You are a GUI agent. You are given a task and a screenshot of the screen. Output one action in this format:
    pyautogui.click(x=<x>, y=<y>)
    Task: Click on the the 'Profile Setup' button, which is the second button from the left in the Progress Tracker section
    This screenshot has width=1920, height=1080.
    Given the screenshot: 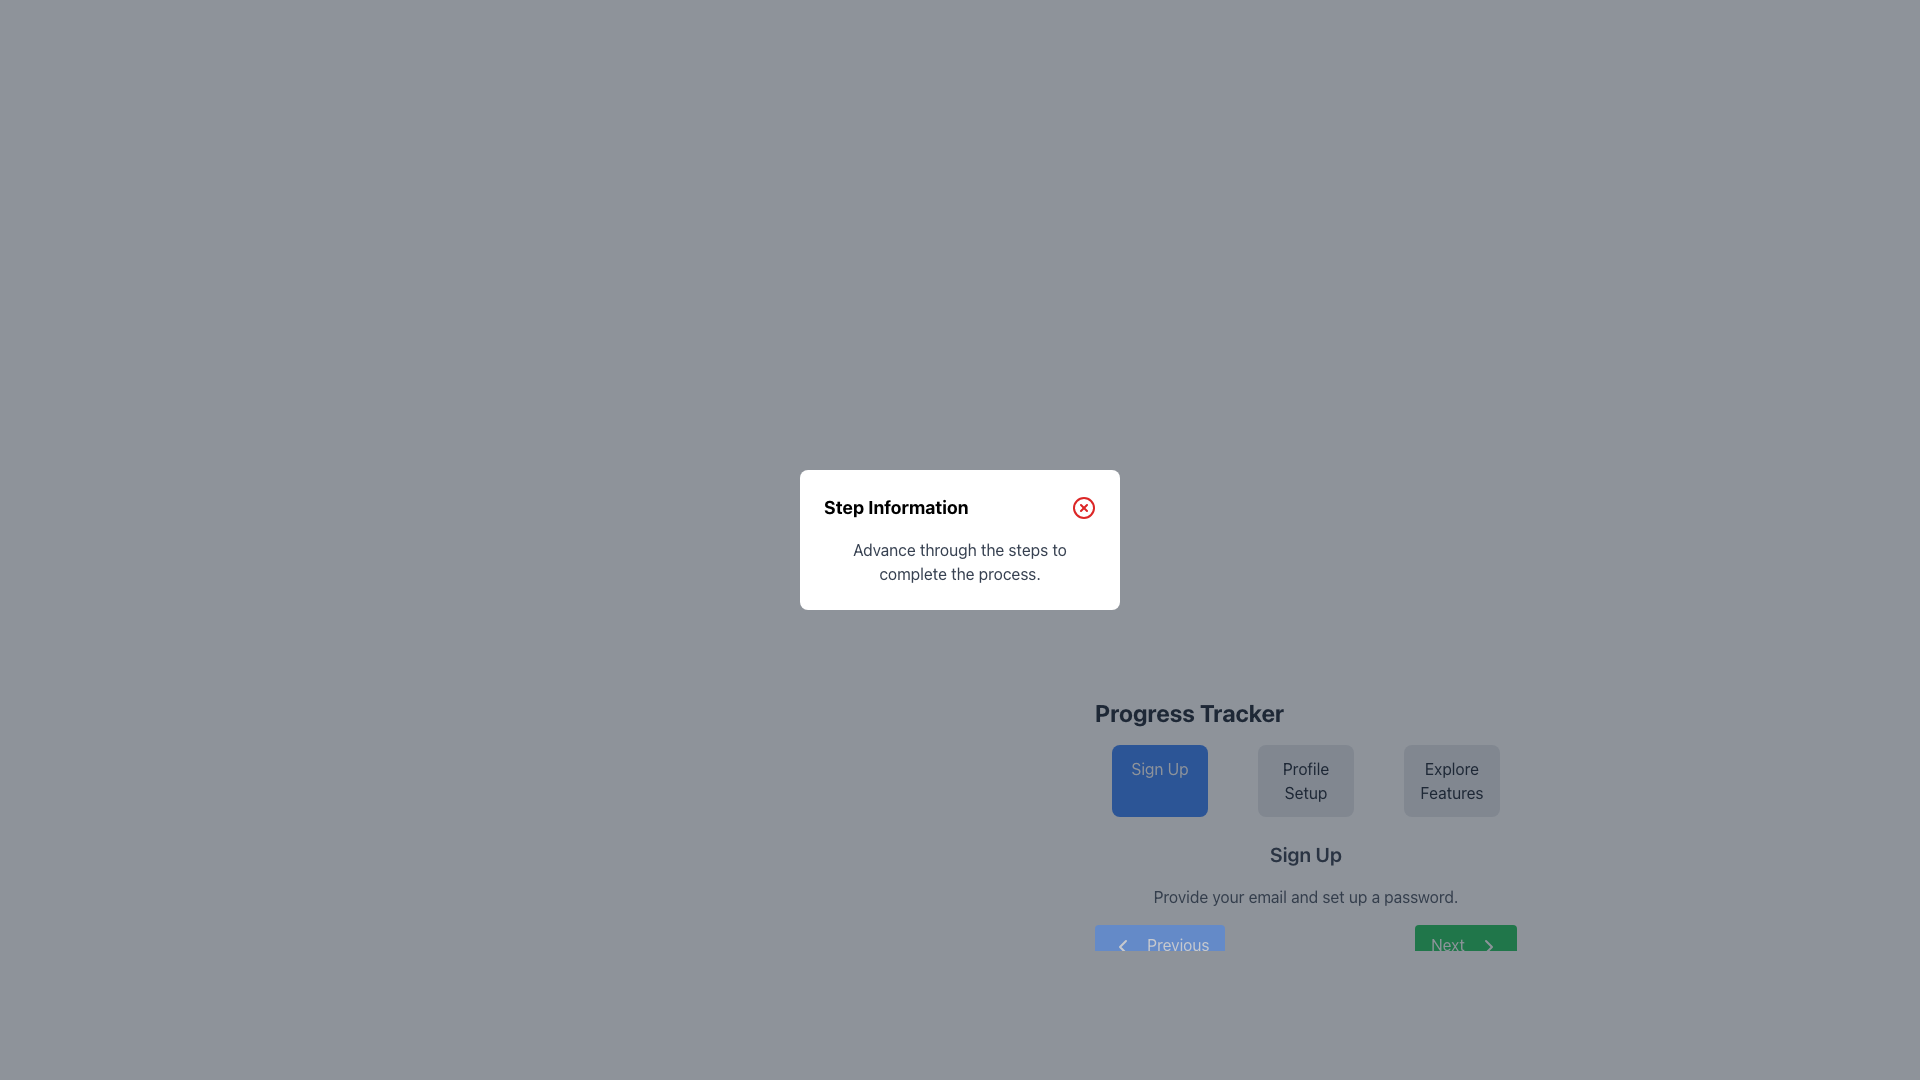 What is the action you would take?
    pyautogui.click(x=1305, y=798)
    